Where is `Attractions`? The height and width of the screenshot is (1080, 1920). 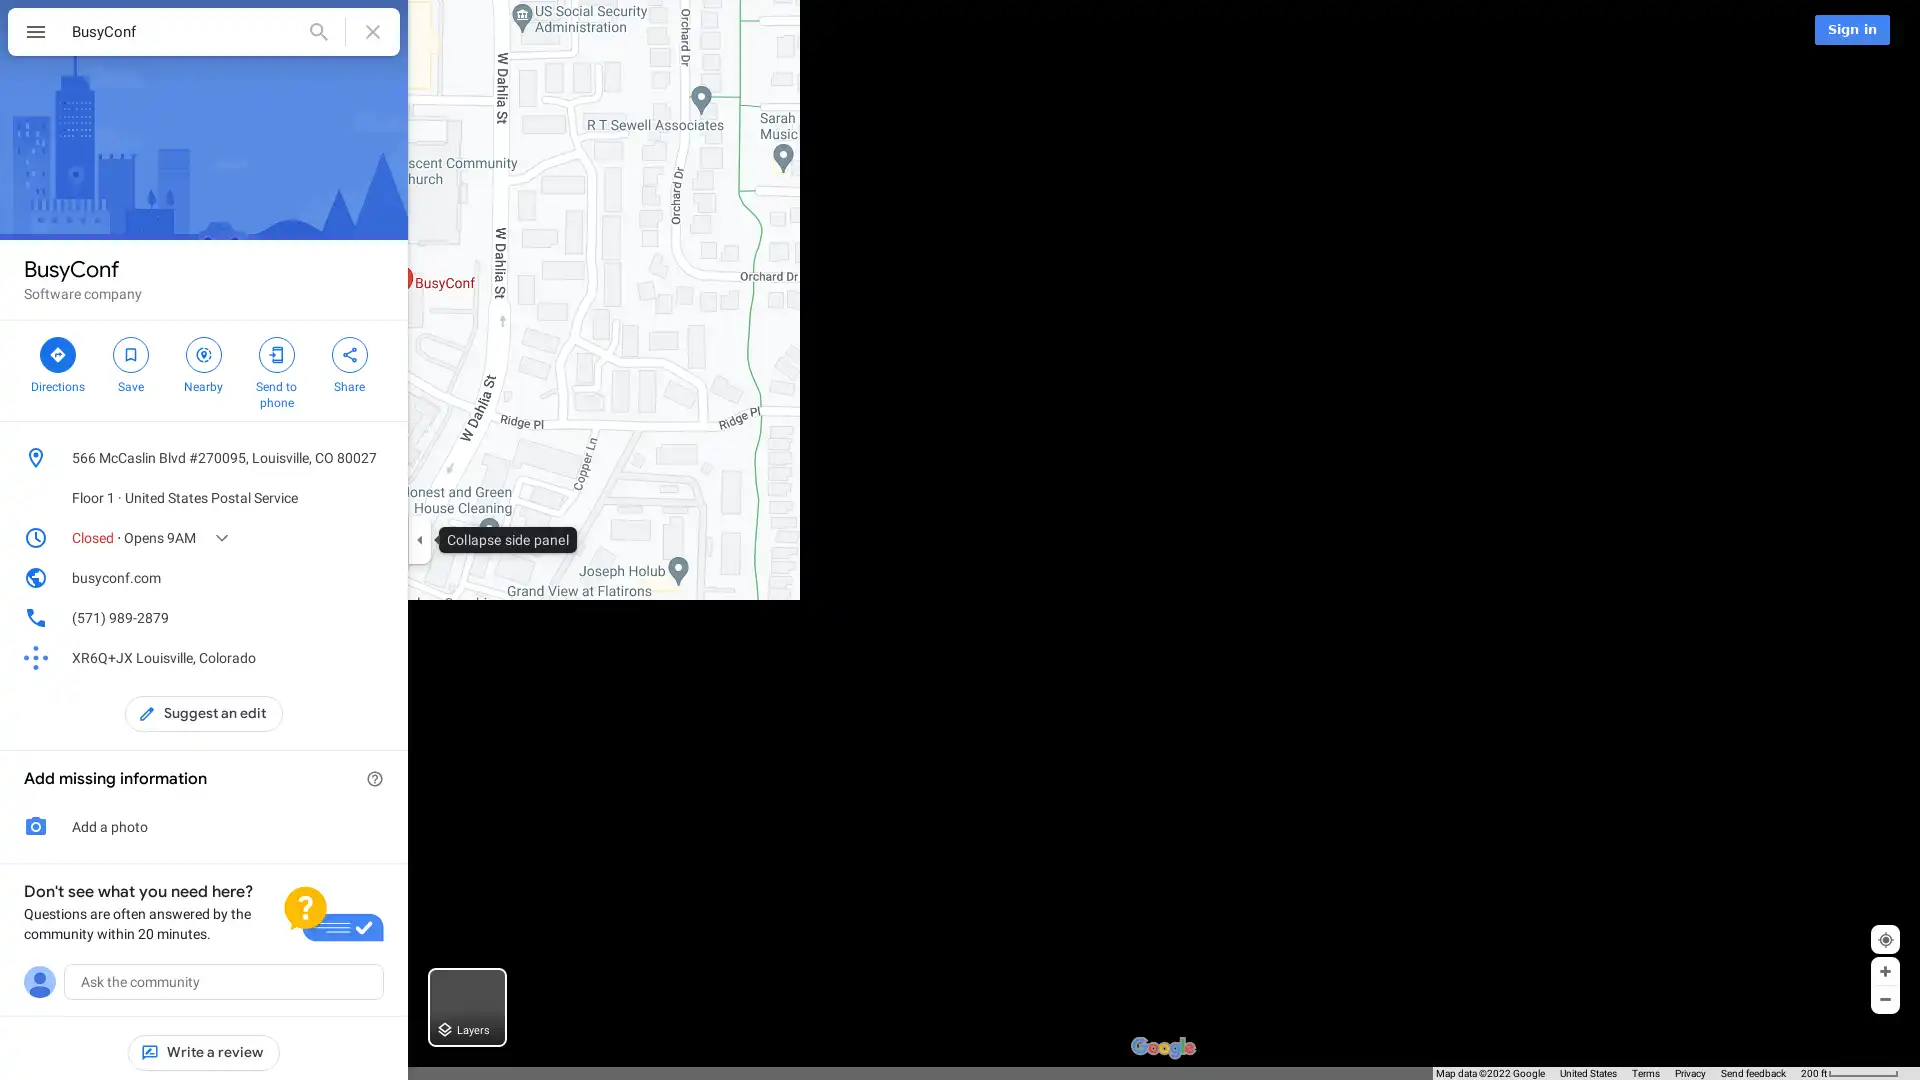 Attractions is located at coordinates (697, 31).